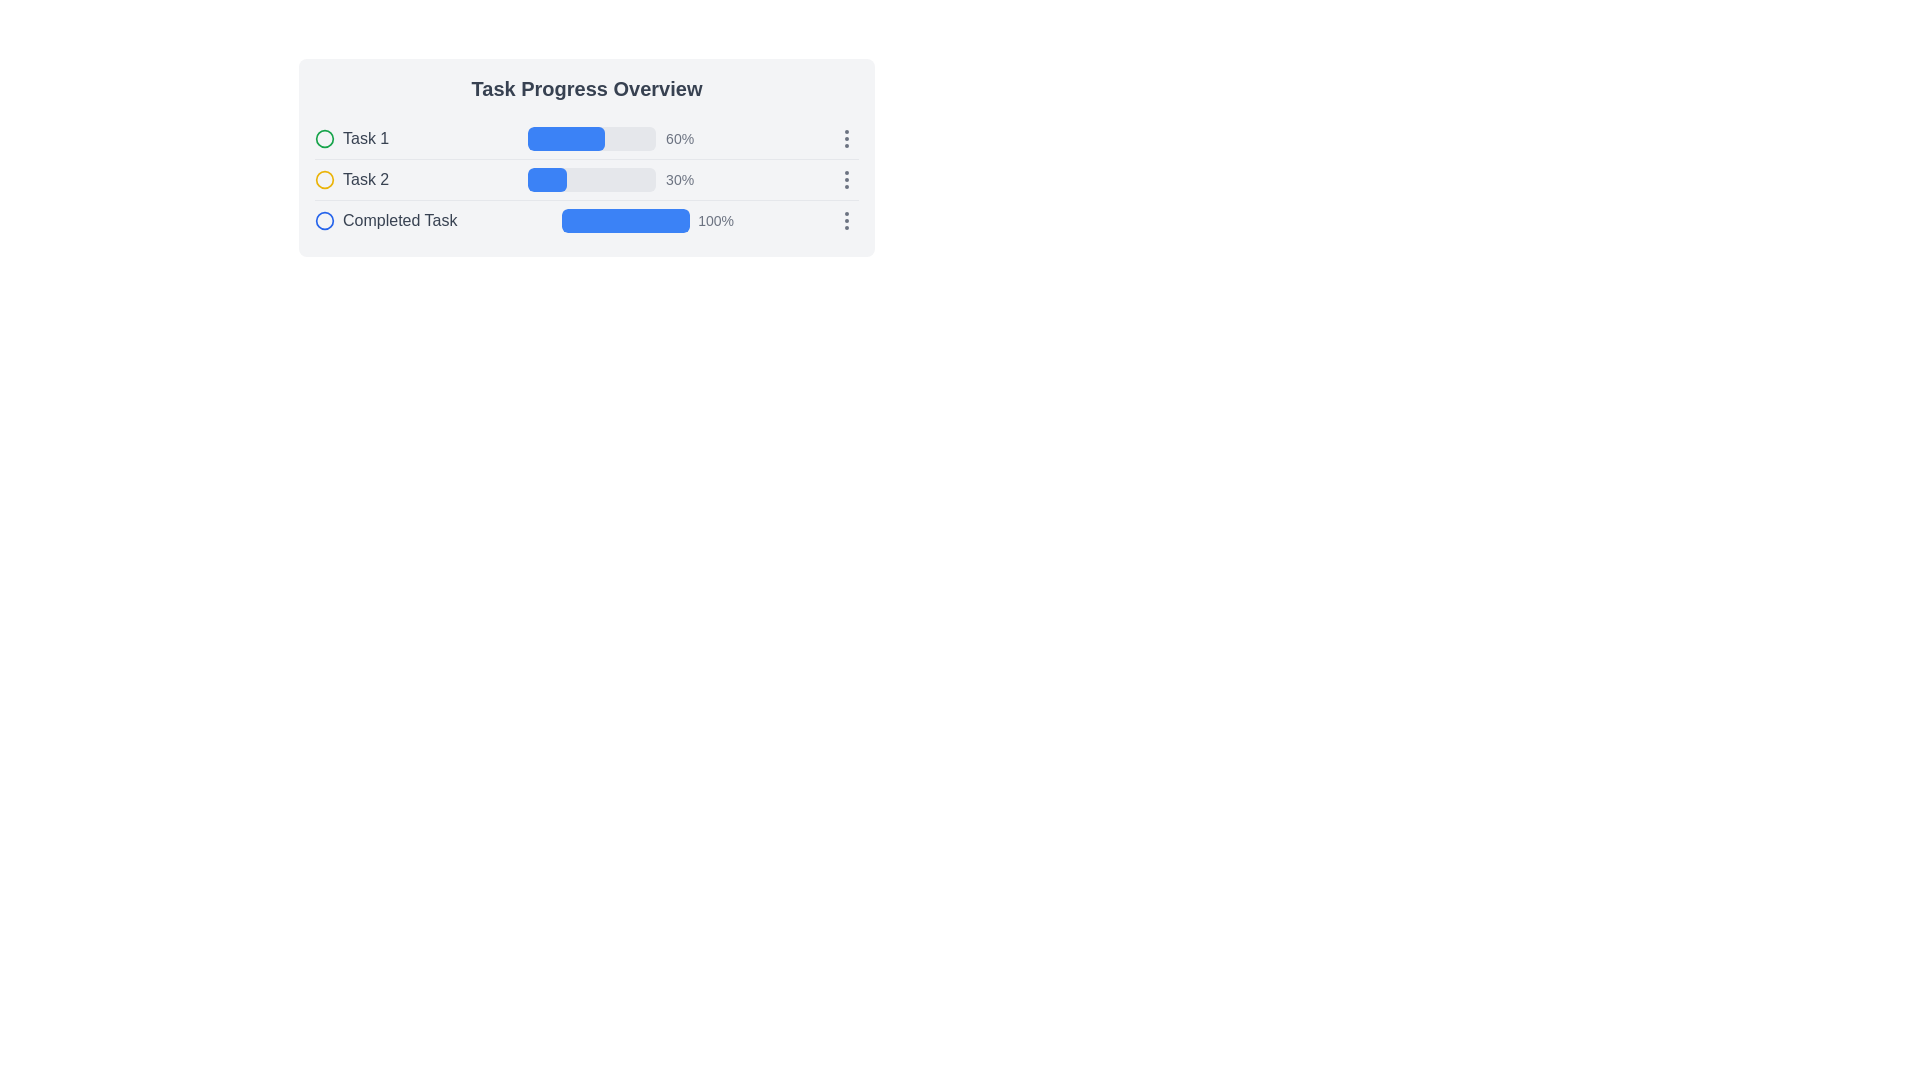 The height and width of the screenshot is (1080, 1920). What do you see at coordinates (325, 220) in the screenshot?
I see `the leftmost circular icon styled as a blue outlined circle in the 'Completed Task' row of the task list interface` at bounding box center [325, 220].